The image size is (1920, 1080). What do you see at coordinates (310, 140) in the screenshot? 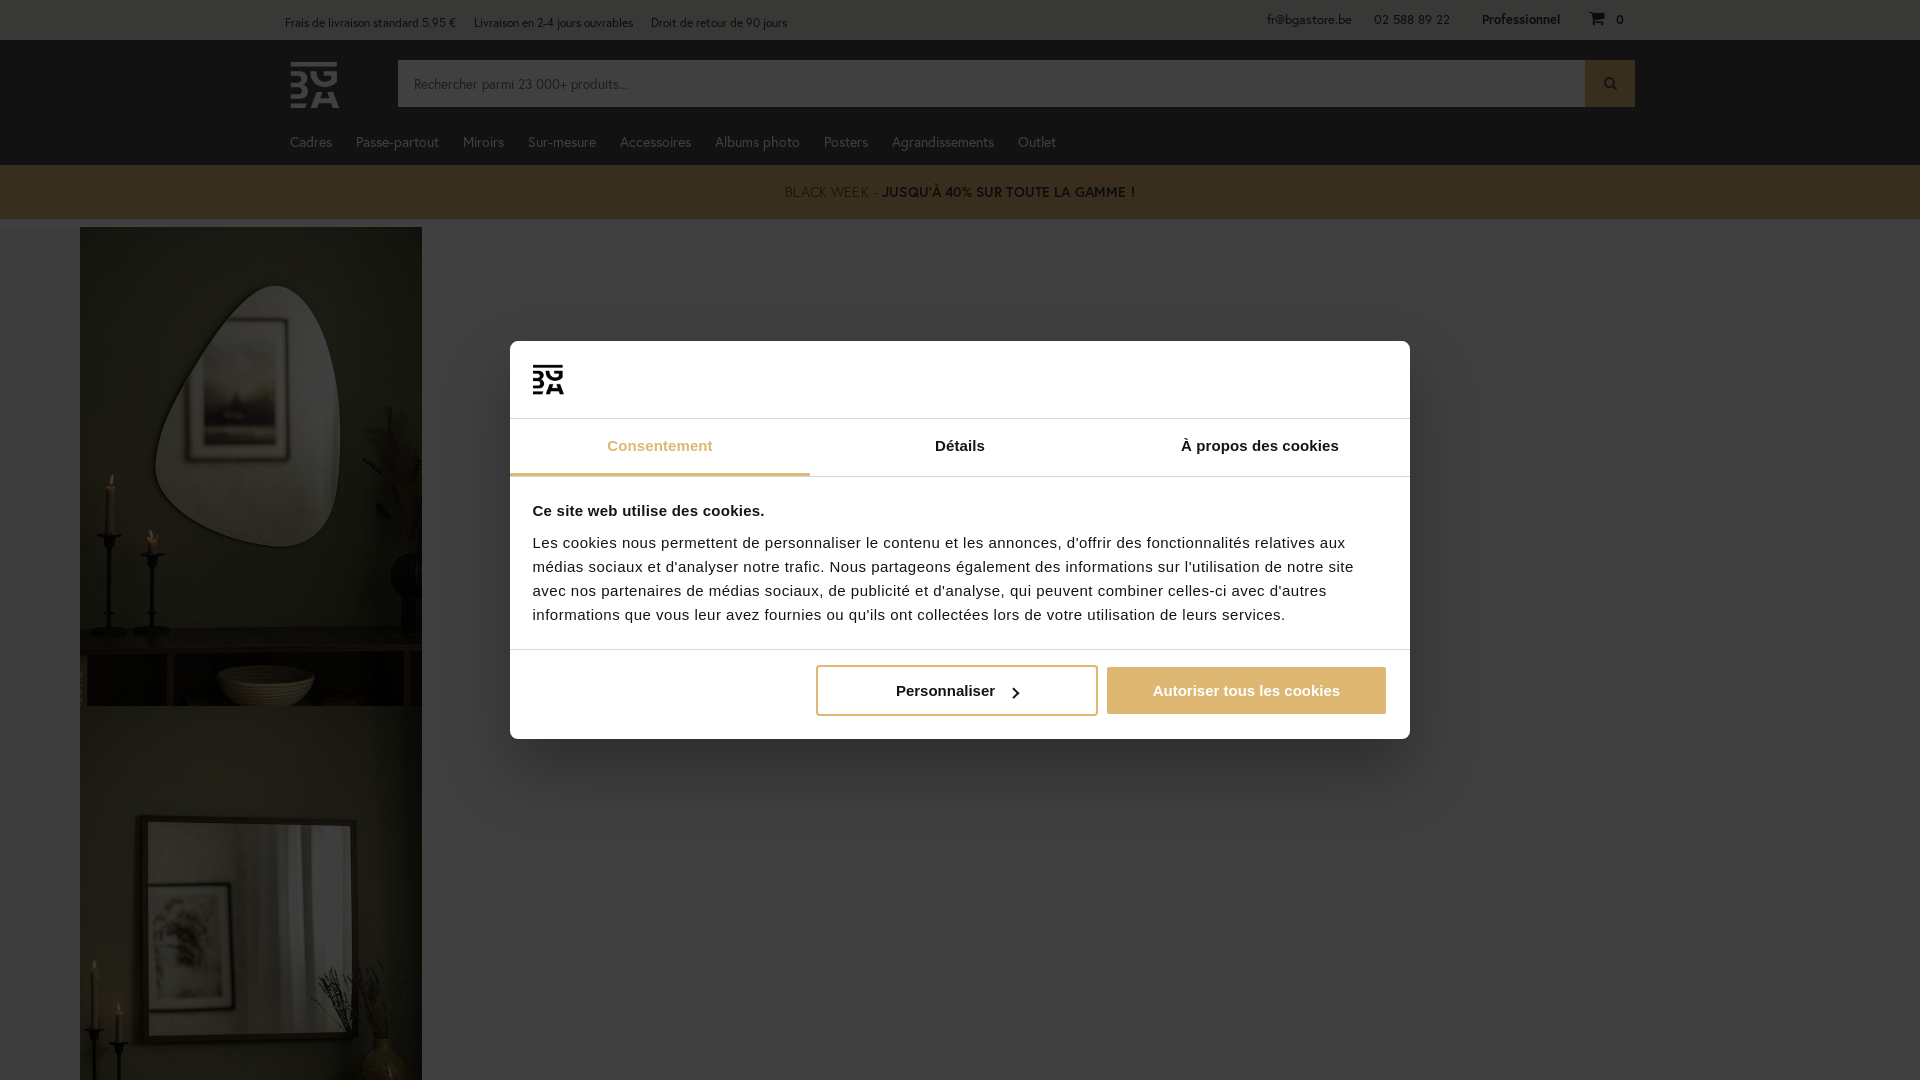
I see `'Cadres'` at bounding box center [310, 140].